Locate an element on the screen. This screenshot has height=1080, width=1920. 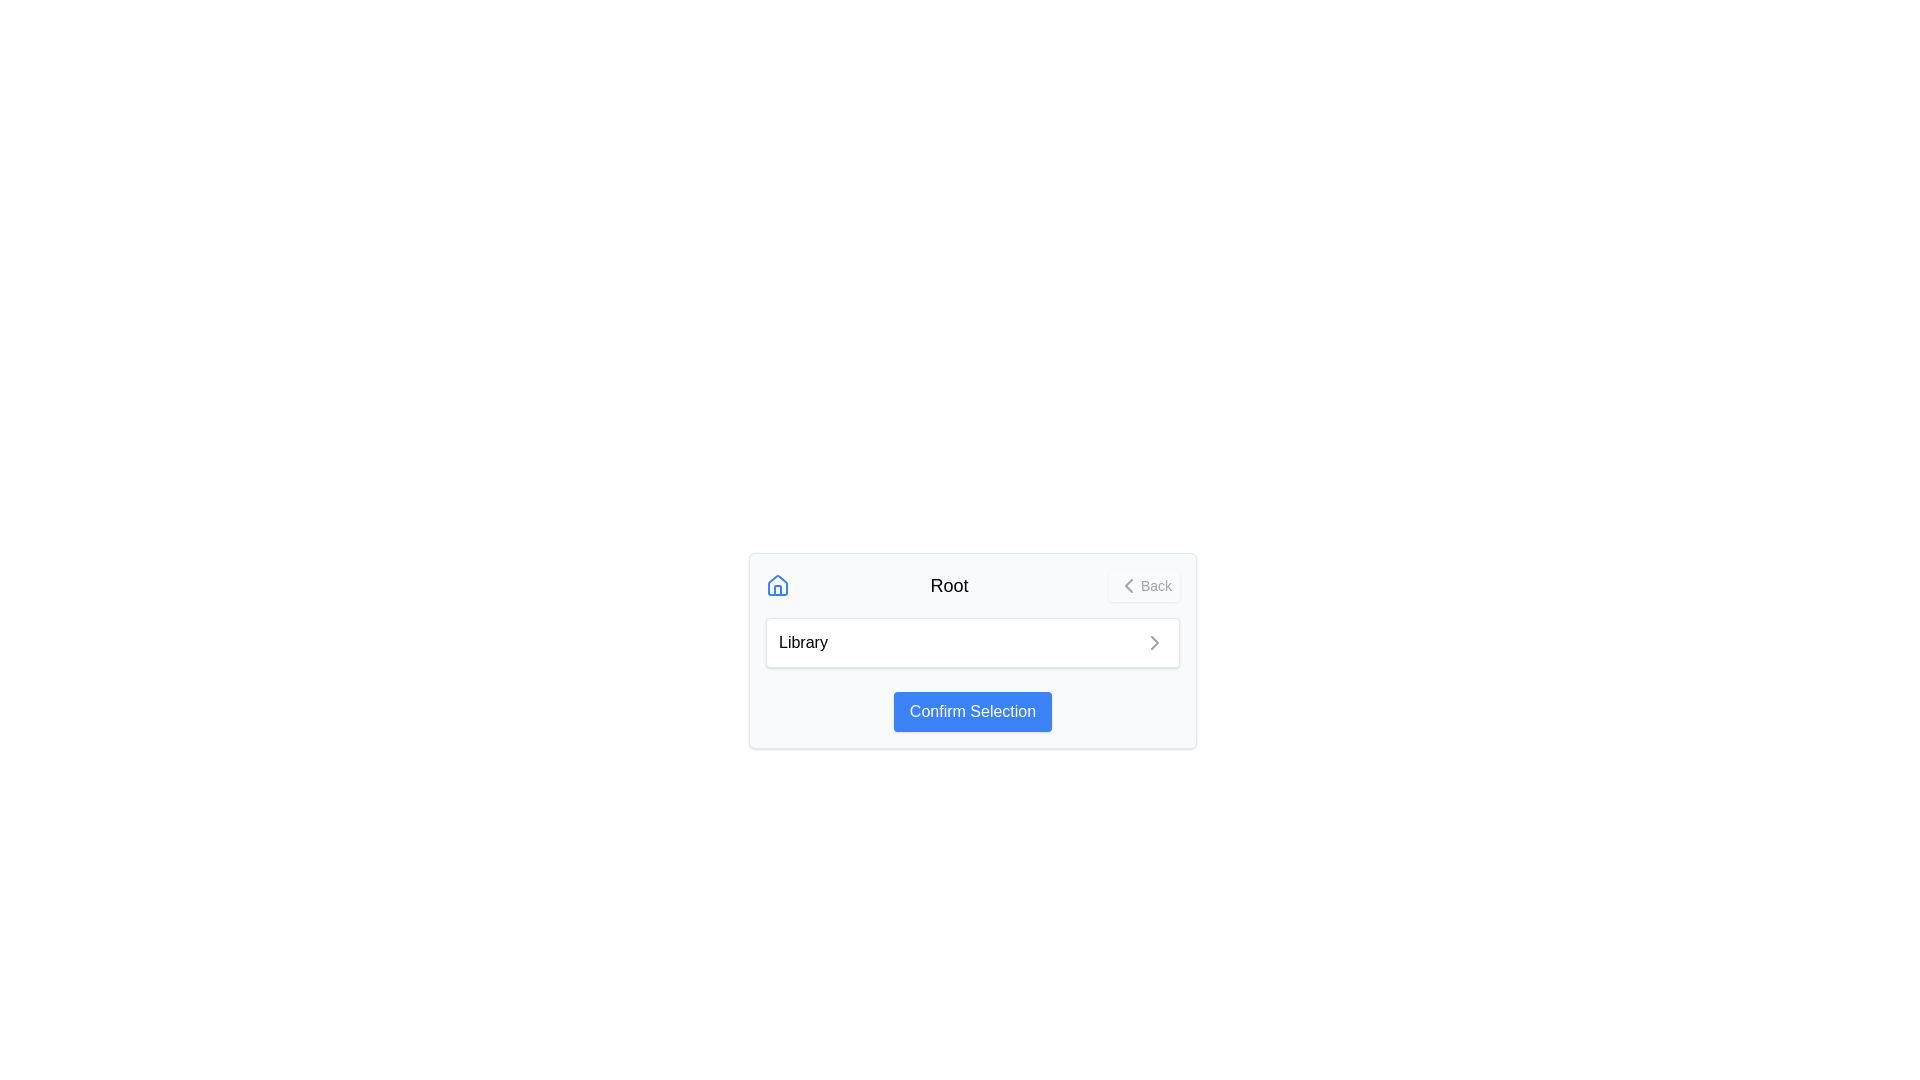
the non-interactive SVG house icon component positioned towards the lower-center area of the house icon structure is located at coordinates (776, 589).